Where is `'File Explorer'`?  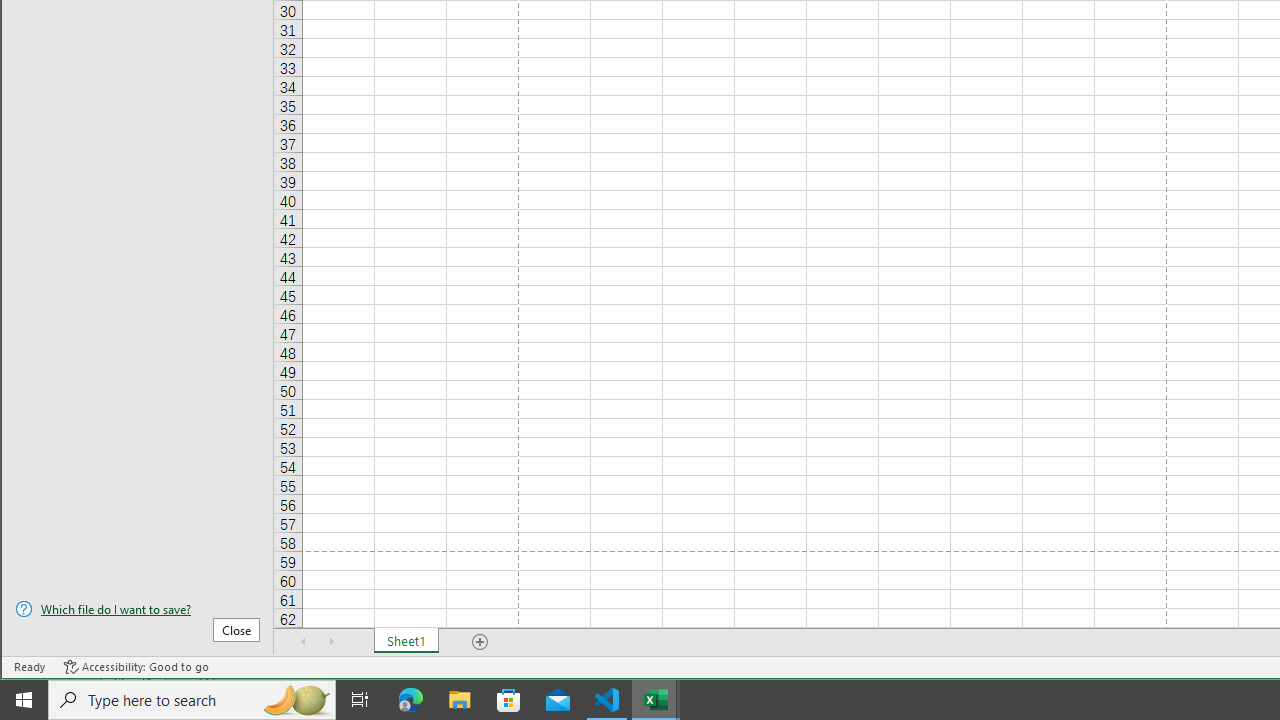 'File Explorer' is located at coordinates (459, 698).